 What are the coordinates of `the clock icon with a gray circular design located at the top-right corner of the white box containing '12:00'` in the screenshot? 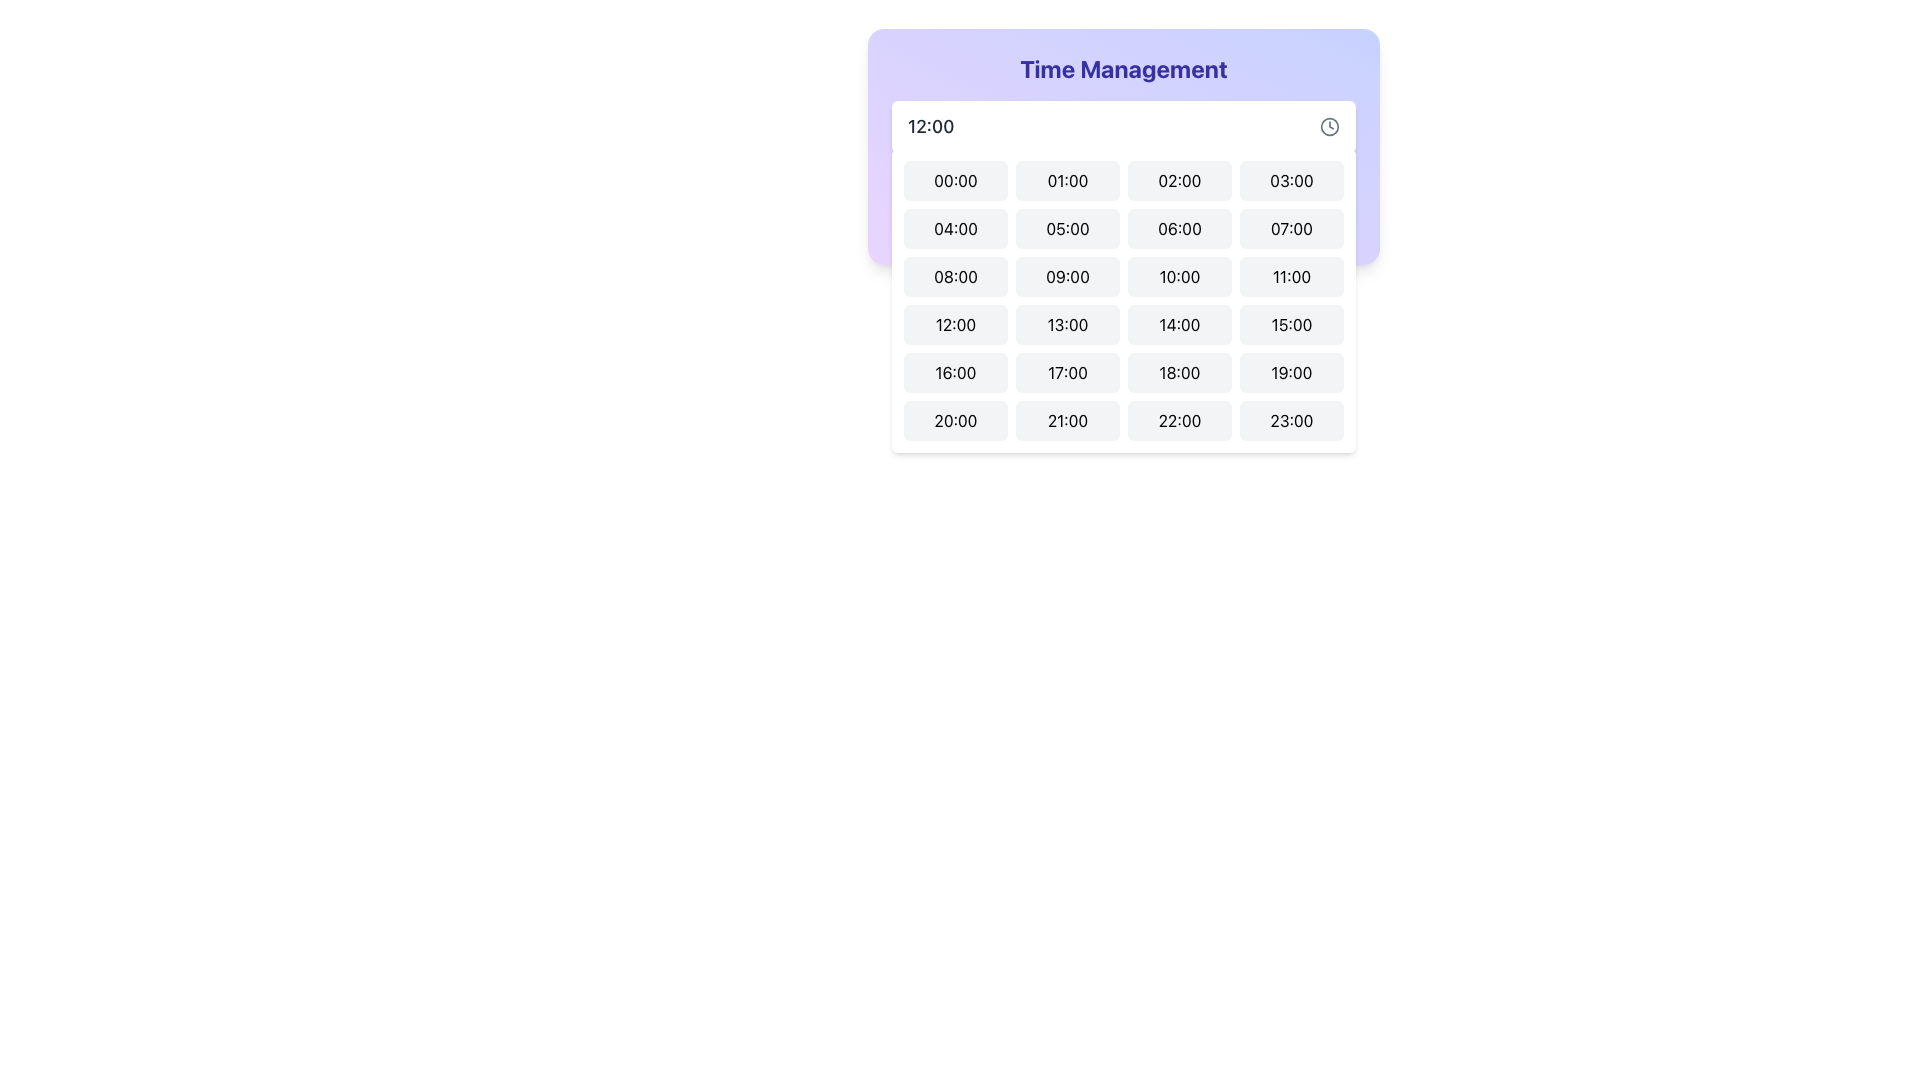 It's located at (1329, 127).